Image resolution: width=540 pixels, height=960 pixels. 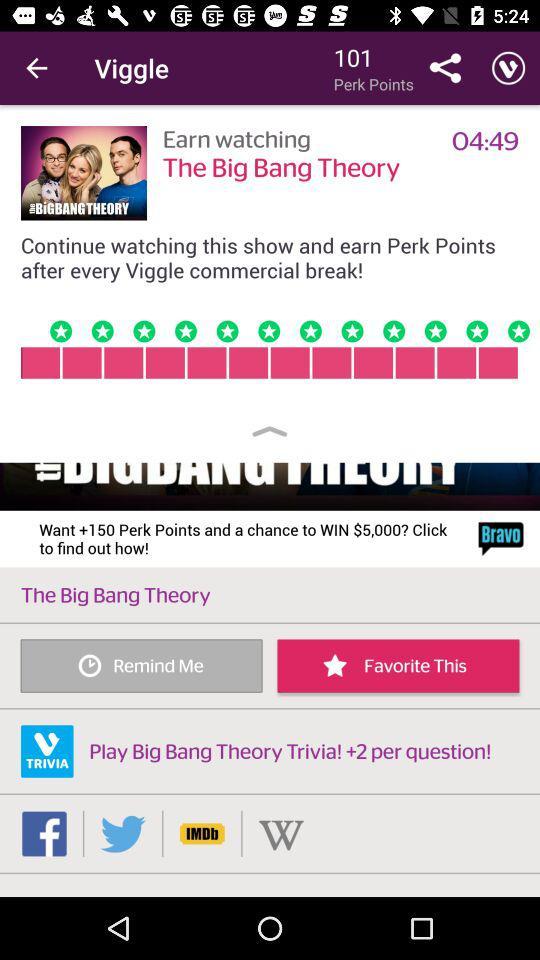 What do you see at coordinates (270, 431) in the screenshot?
I see `the expand_less icon` at bounding box center [270, 431].